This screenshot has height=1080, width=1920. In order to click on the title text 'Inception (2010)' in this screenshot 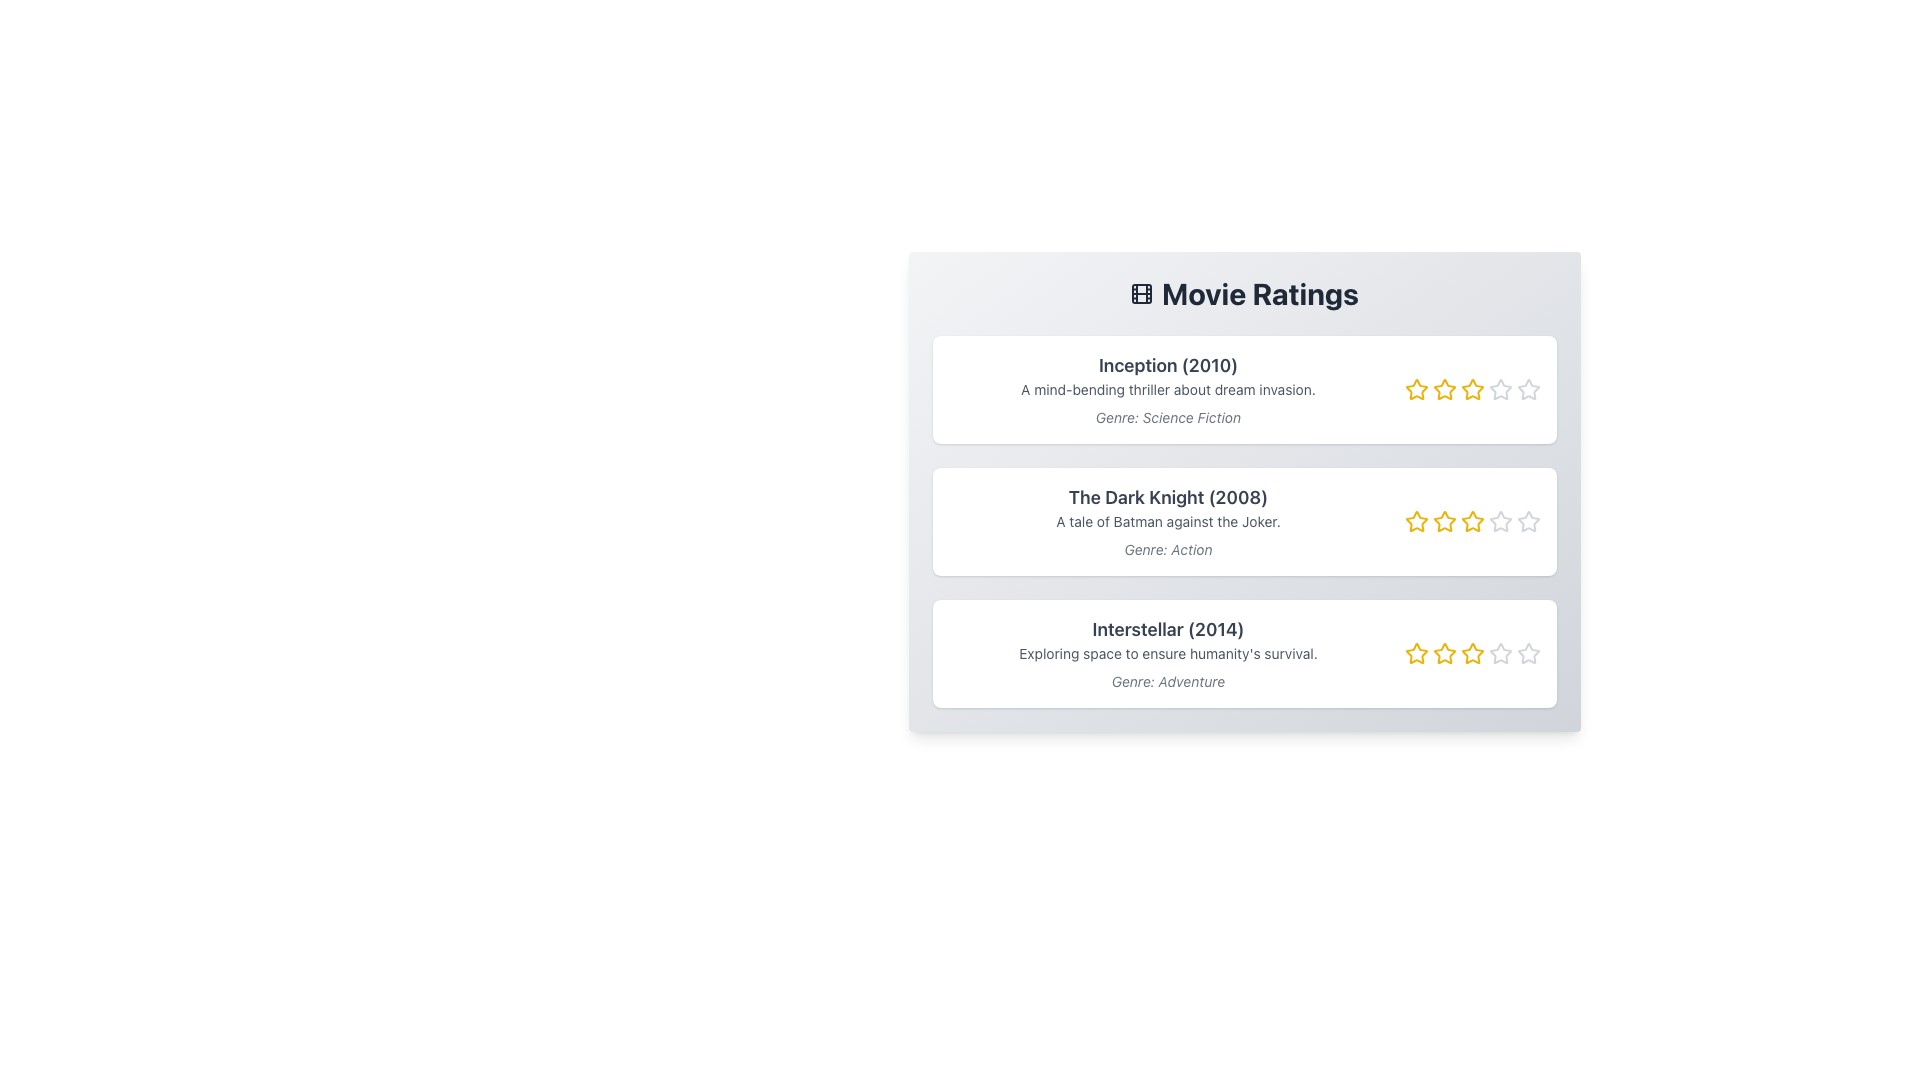, I will do `click(1168, 366)`.